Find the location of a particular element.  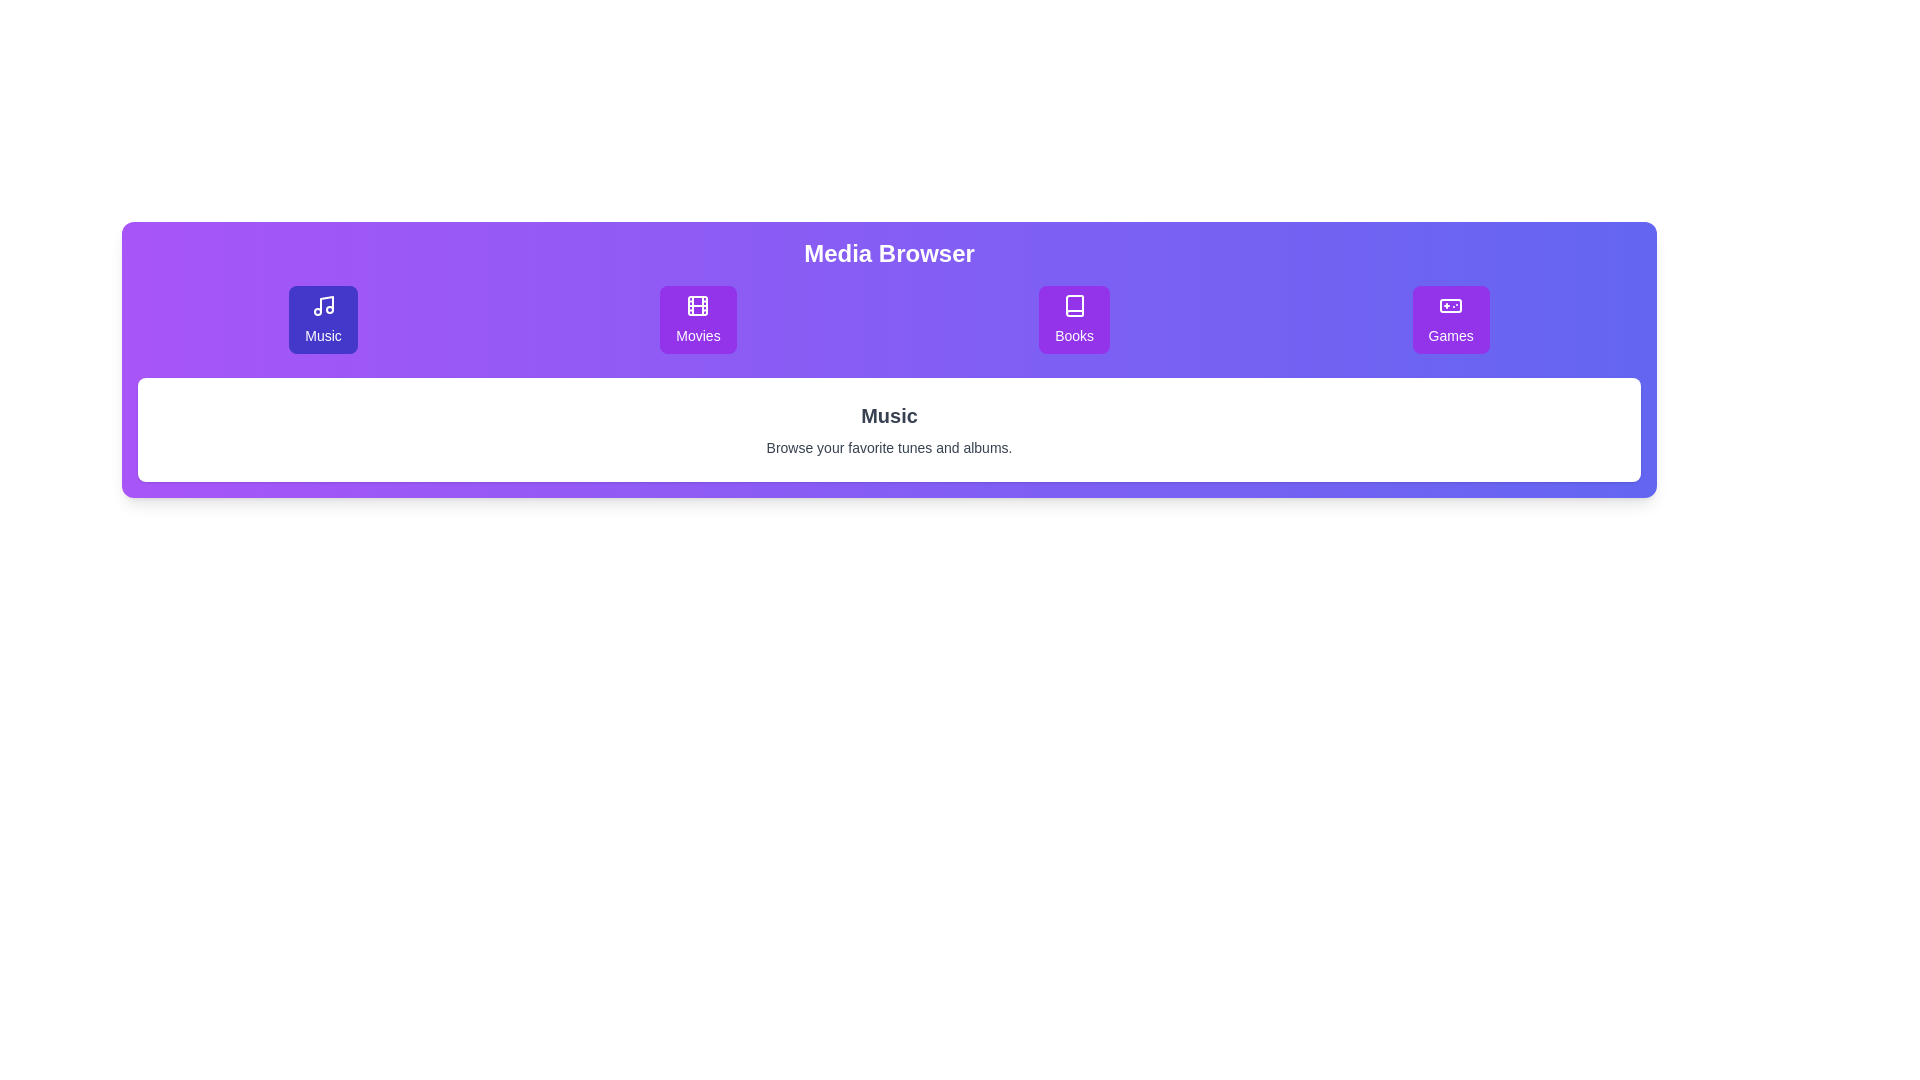

the Music icon located inside the first purple rectangular tile in the top row of the Media Browser section is located at coordinates (322, 305).